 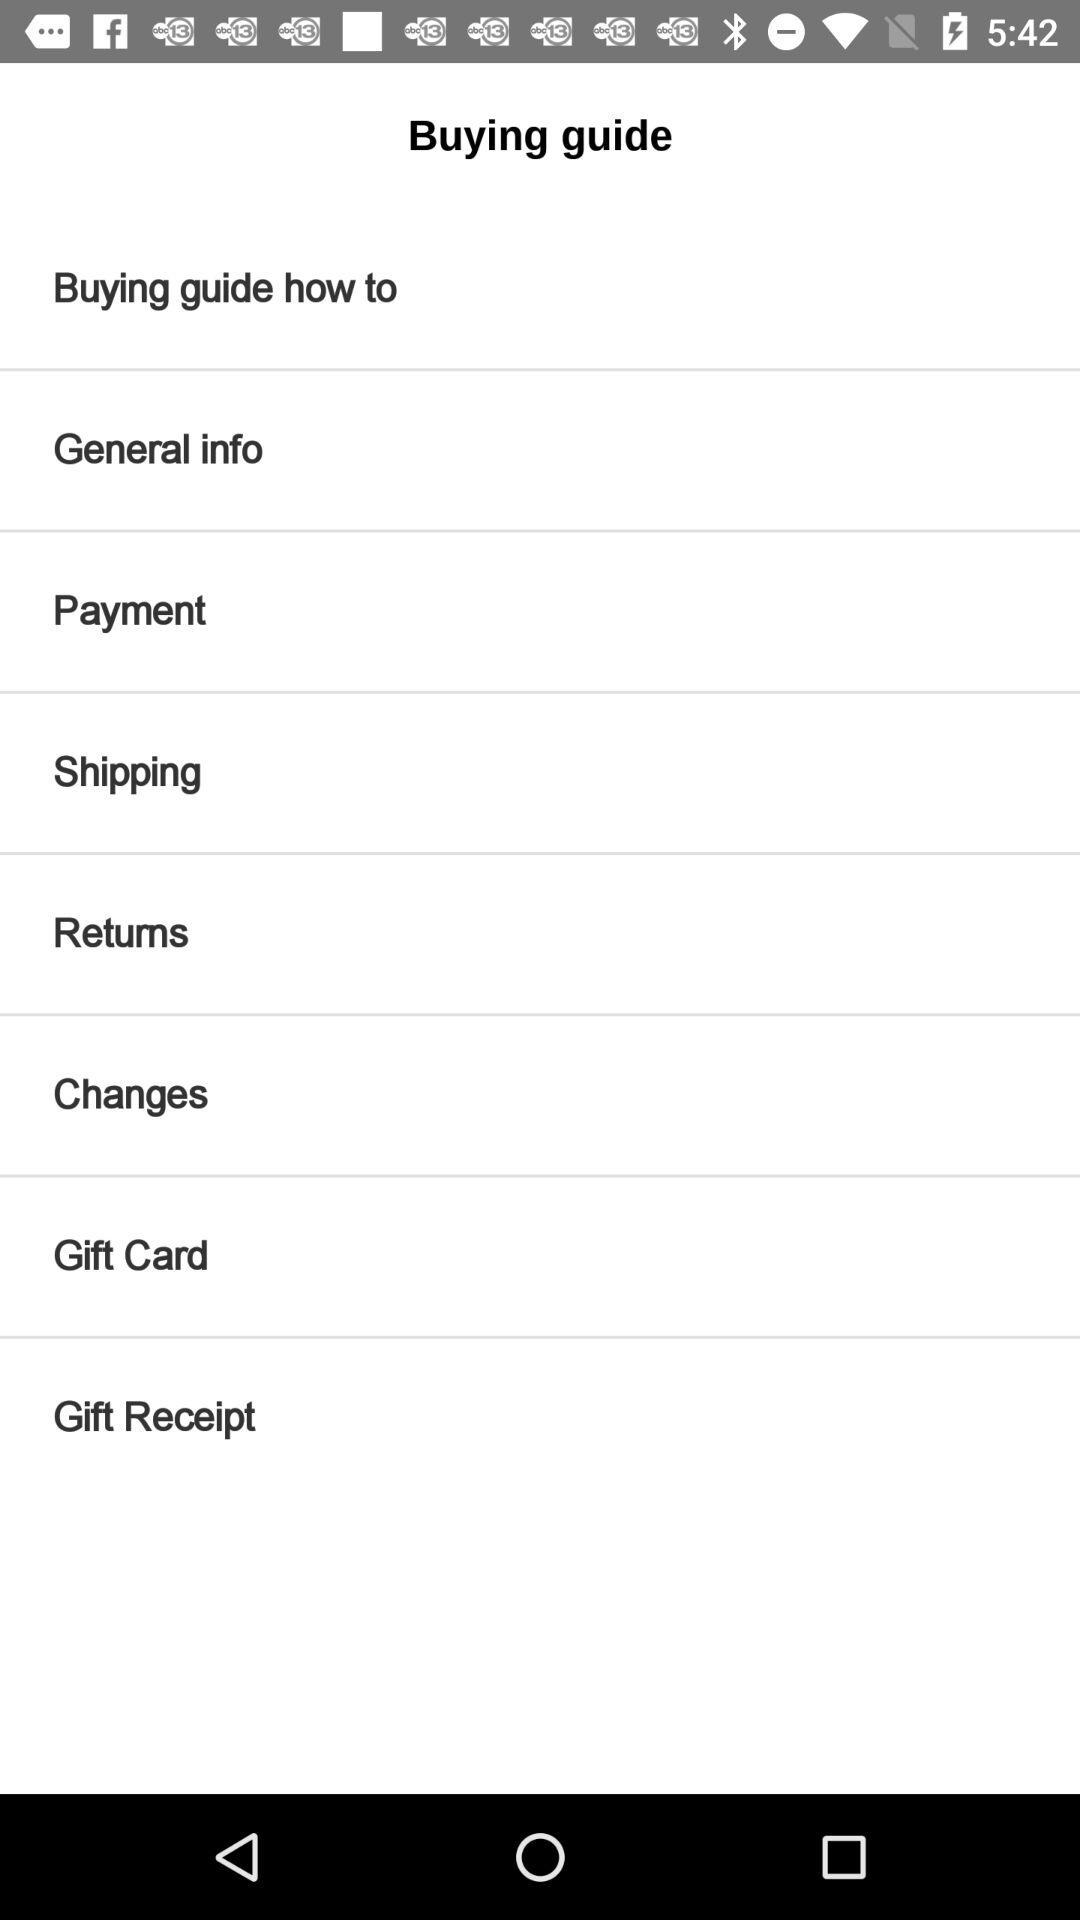 What do you see at coordinates (540, 771) in the screenshot?
I see `shipping item` at bounding box center [540, 771].